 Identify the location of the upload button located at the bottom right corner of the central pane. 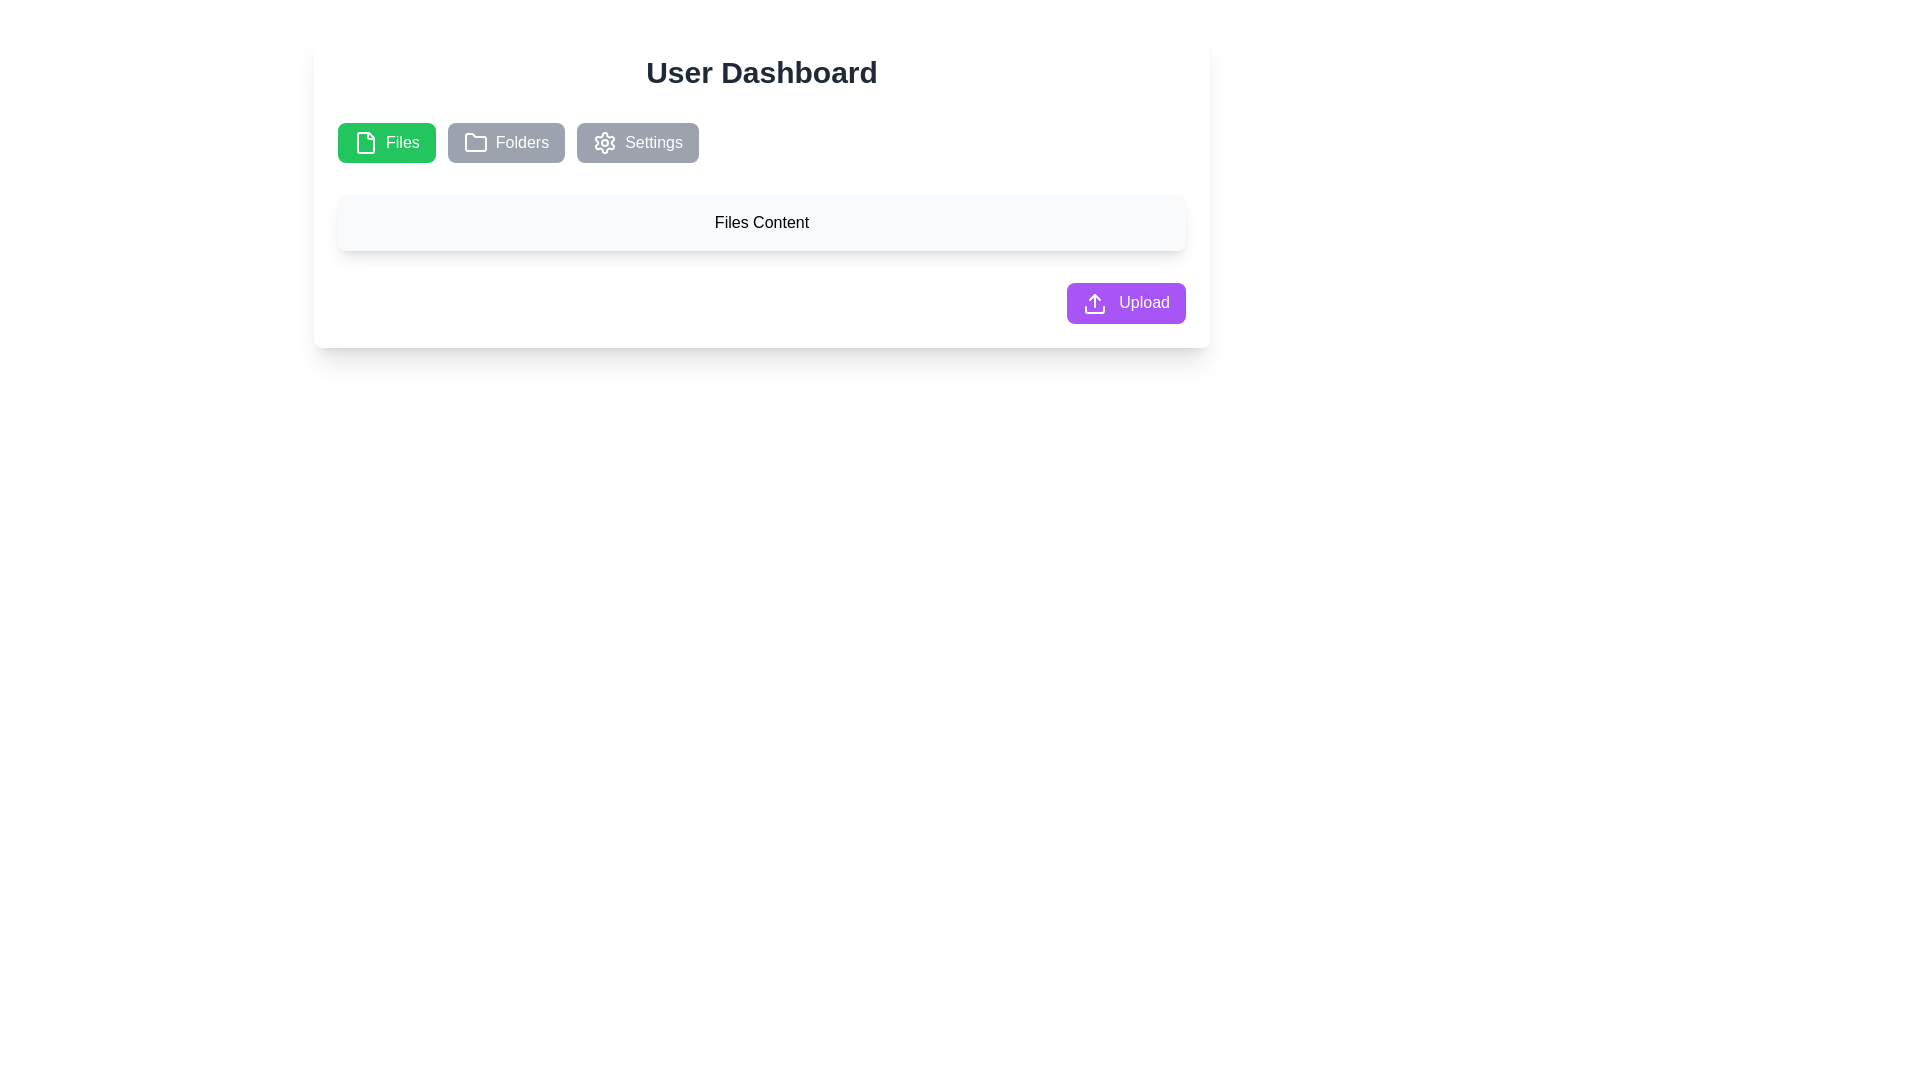
(1126, 303).